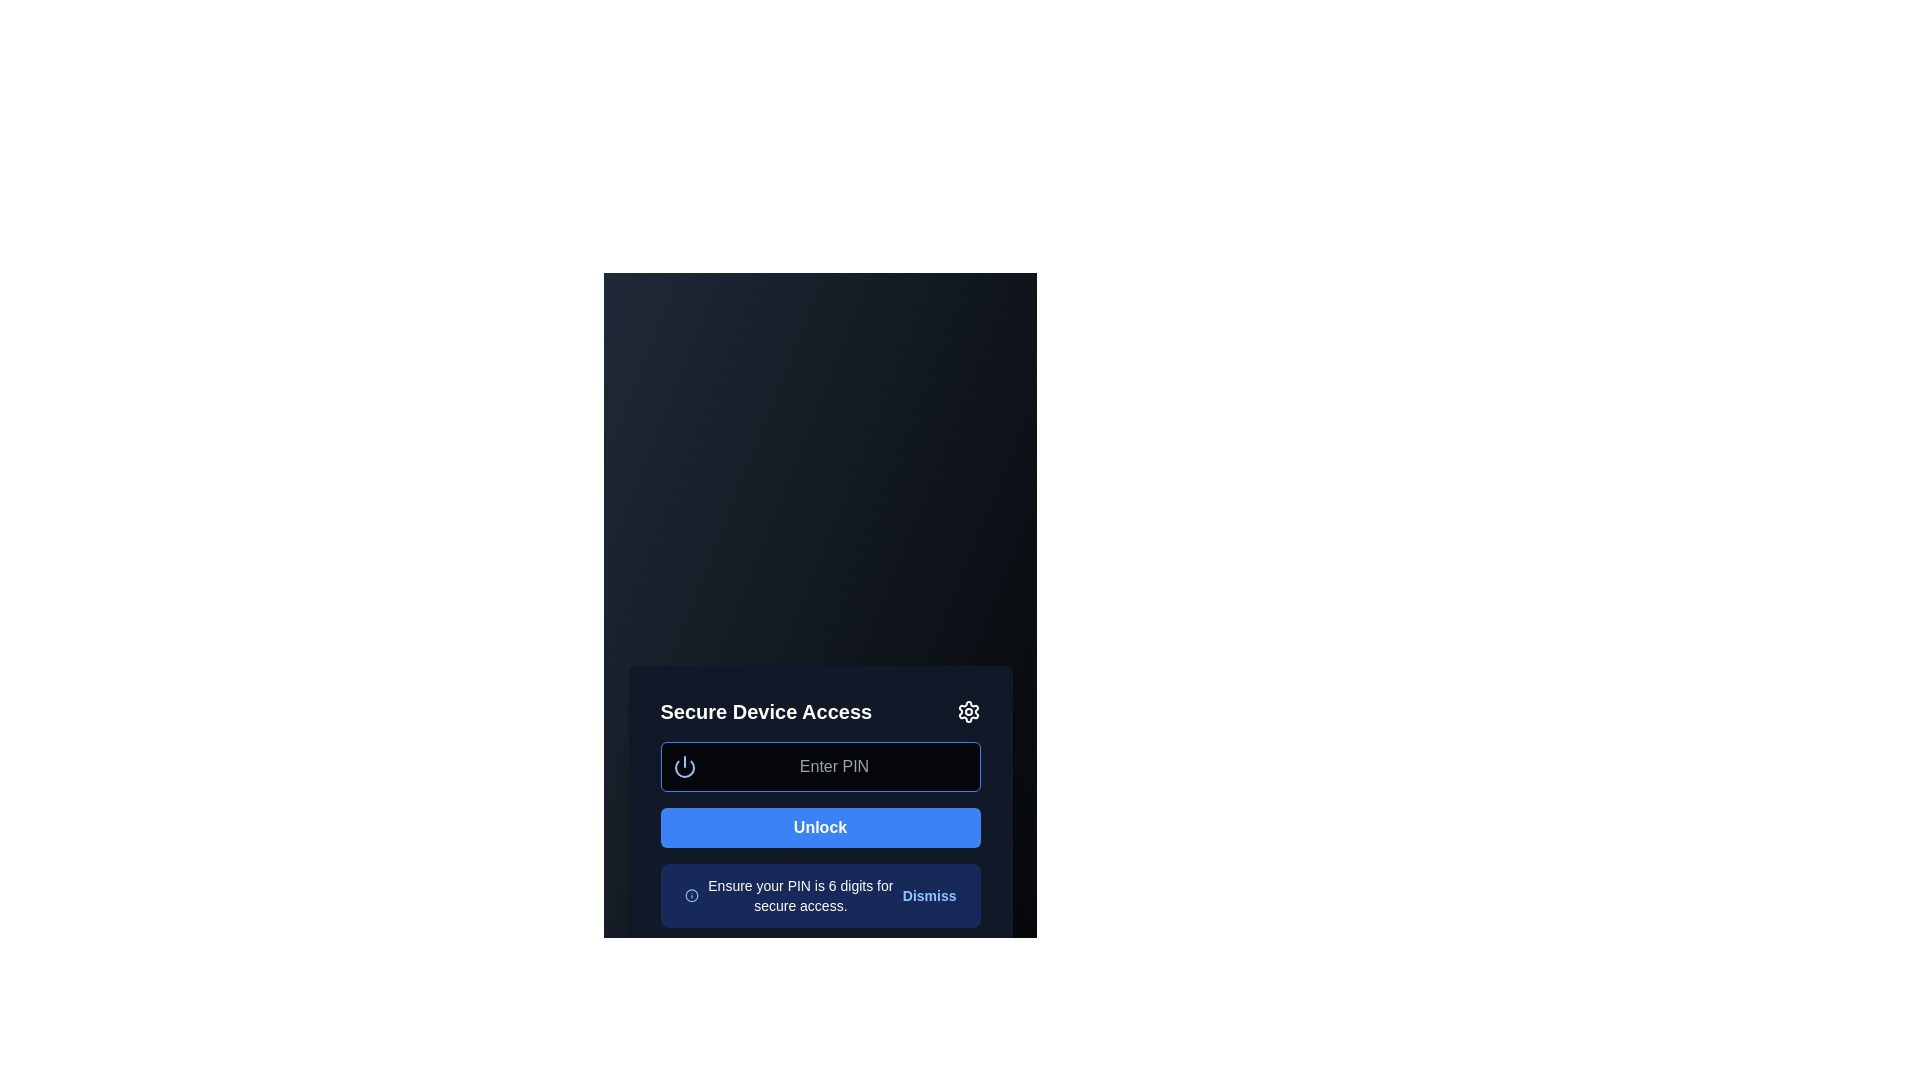 The image size is (1920, 1080). What do you see at coordinates (928, 894) in the screenshot?
I see `the dismiss button located at the right edge of the message about ensuring the PIN is six digits for secure access` at bounding box center [928, 894].